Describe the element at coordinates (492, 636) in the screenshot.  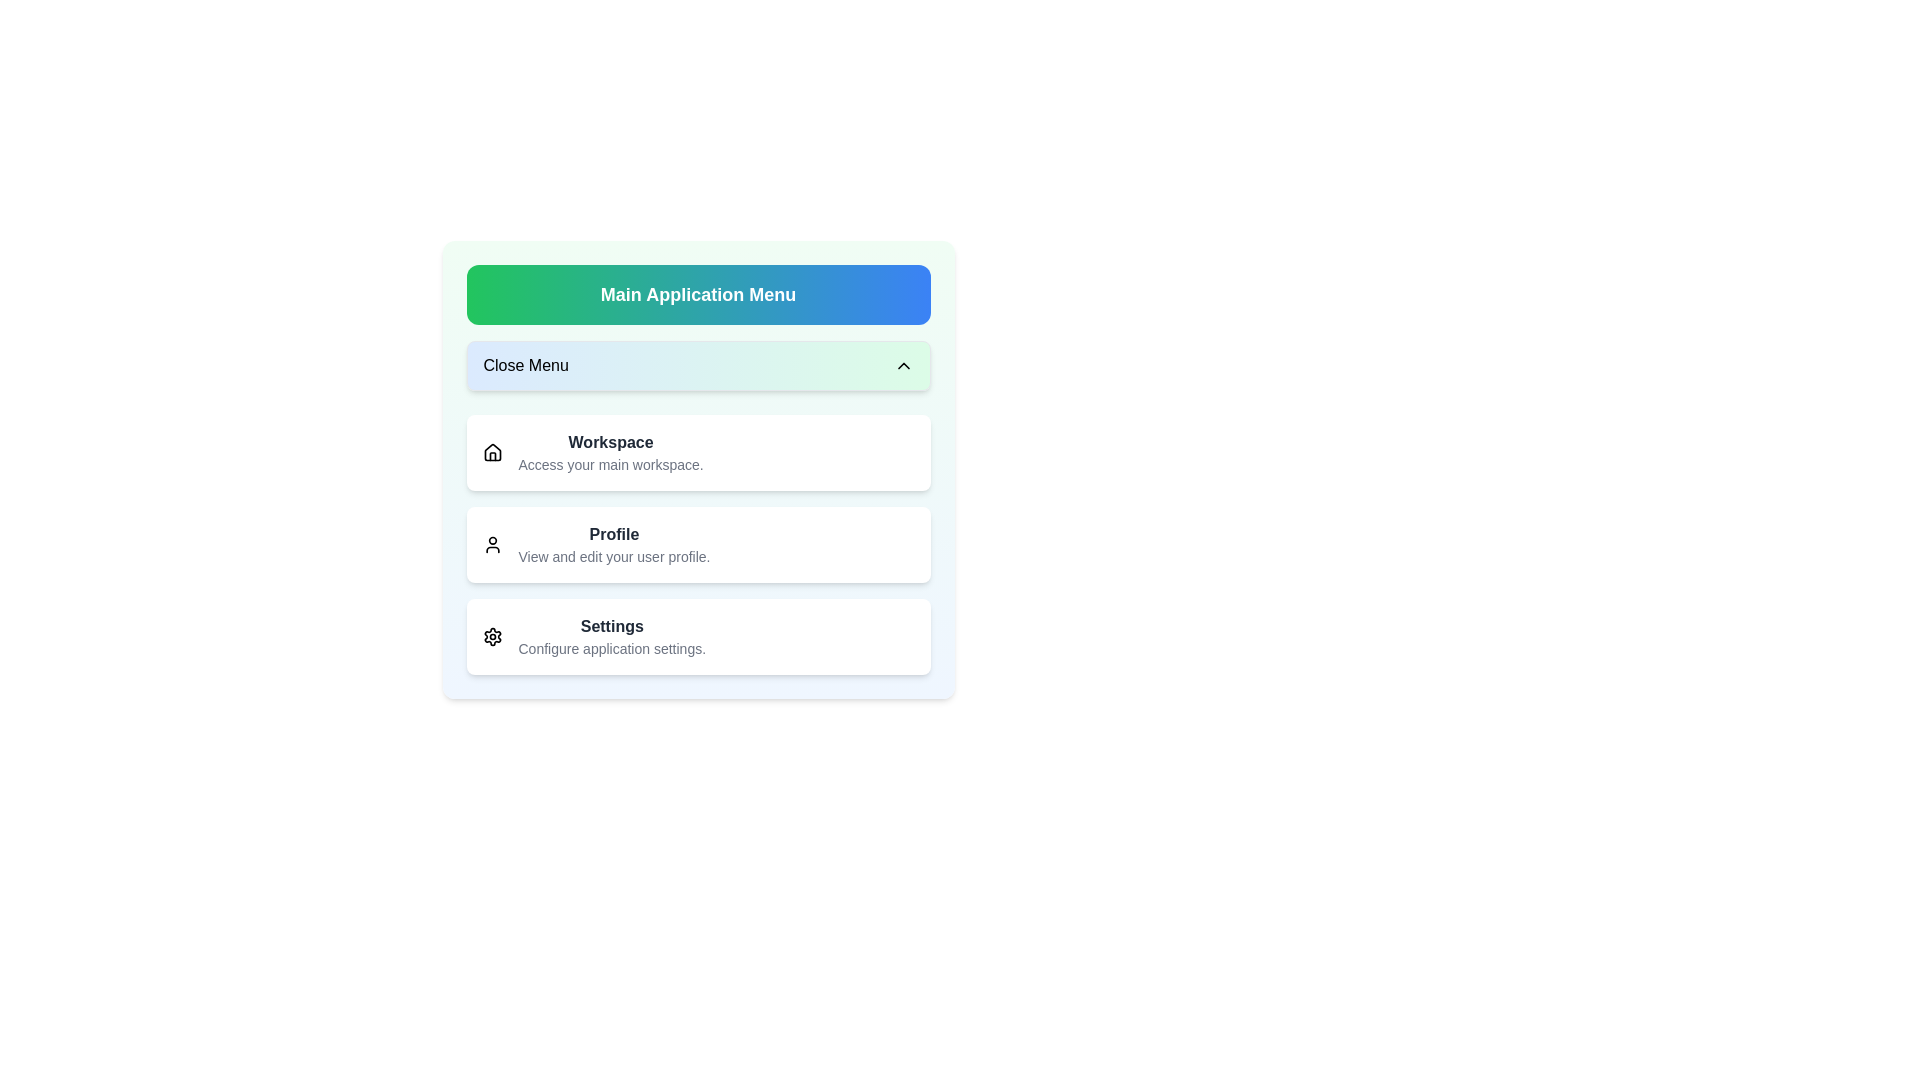
I see `the icon of the Settings menu item` at that location.